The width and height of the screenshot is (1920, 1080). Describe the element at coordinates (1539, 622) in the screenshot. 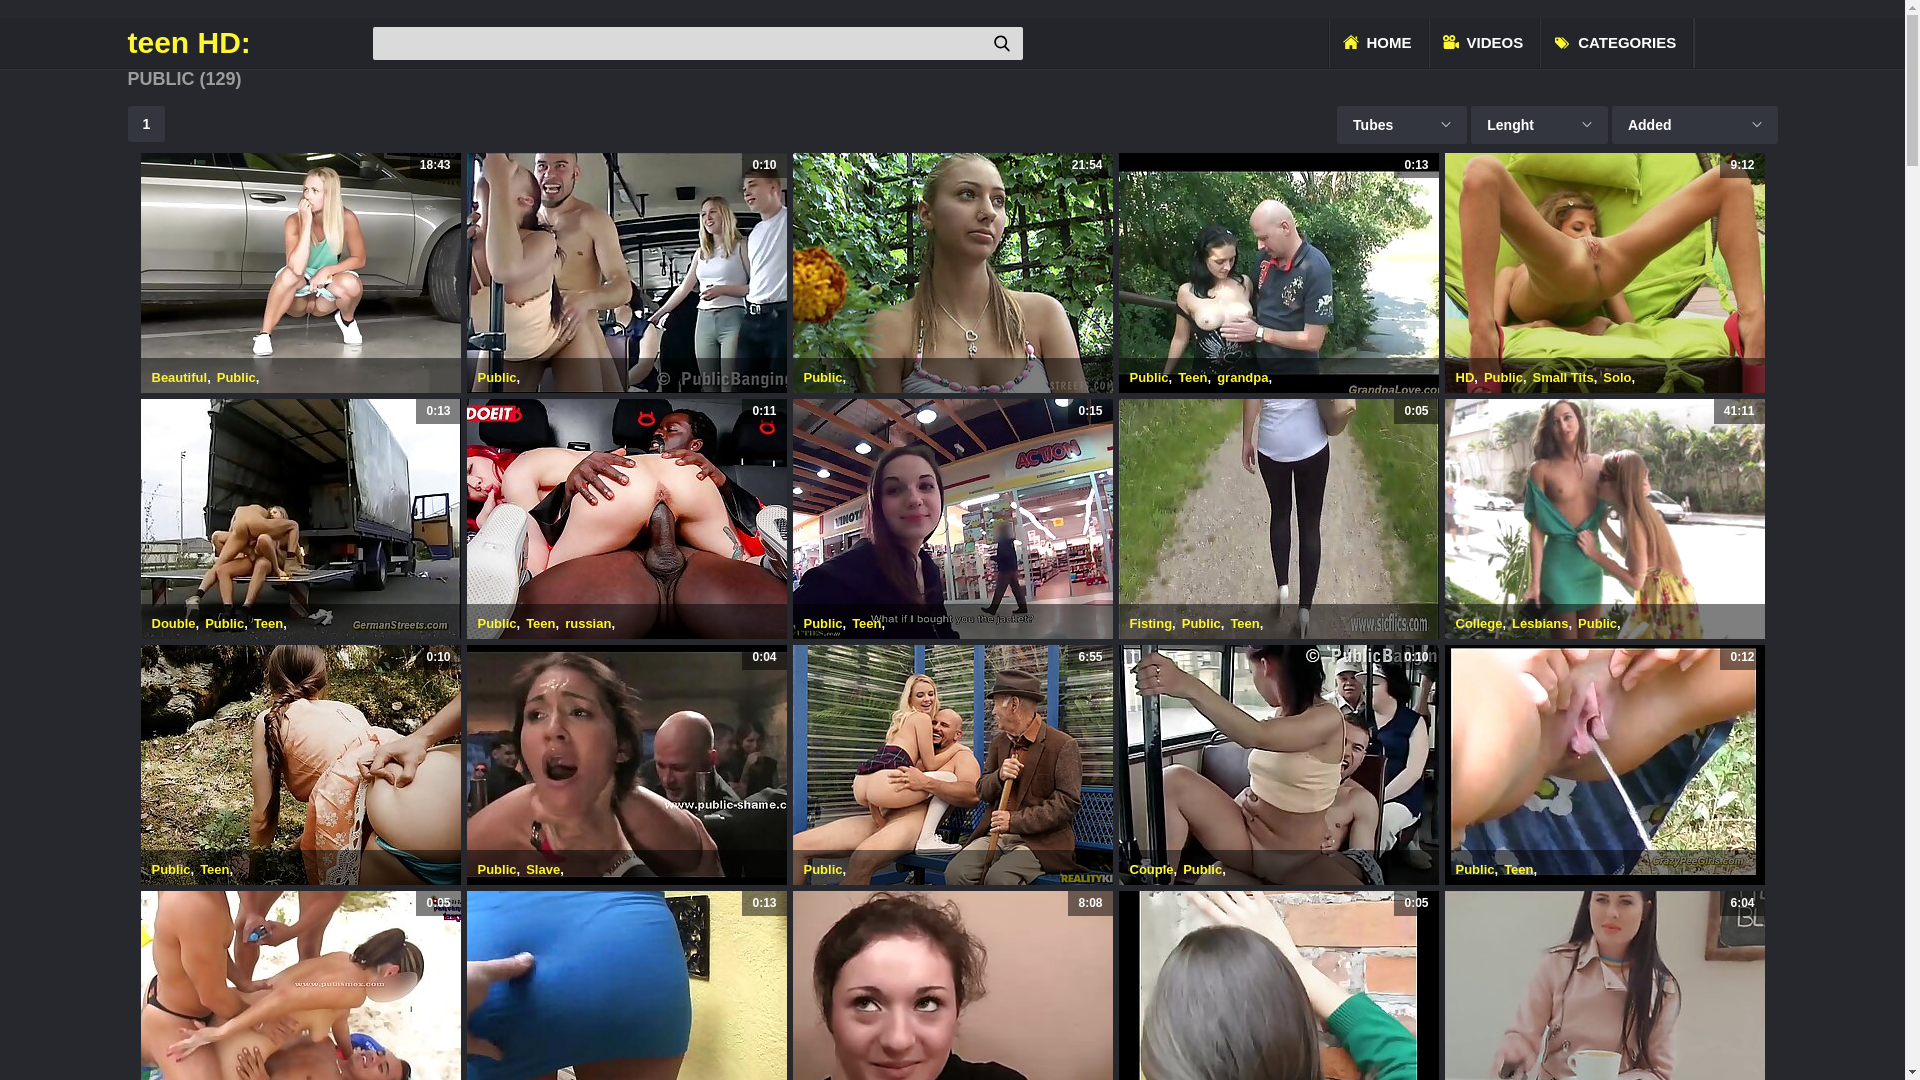

I see `'Lesbians'` at that location.